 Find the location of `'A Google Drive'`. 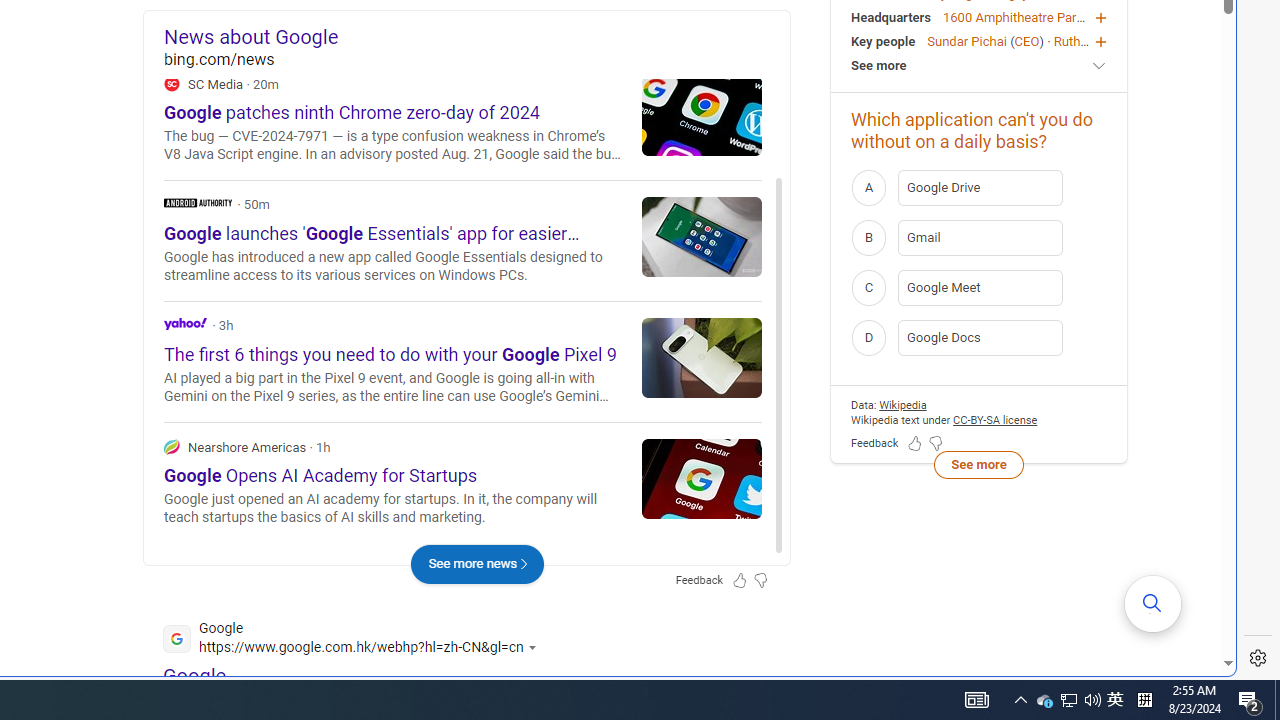

'A Google Drive' is located at coordinates (979, 187).